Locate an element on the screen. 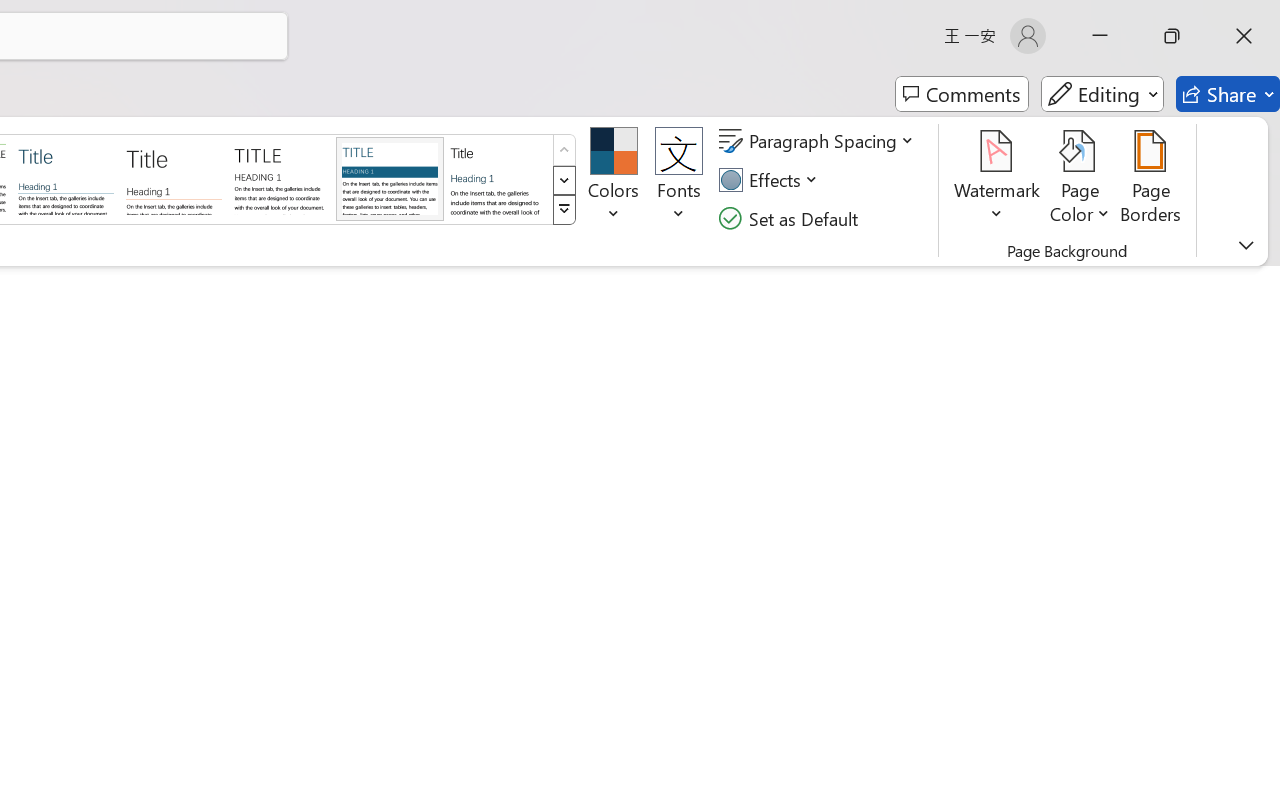  'Effects' is located at coordinates (770, 179).